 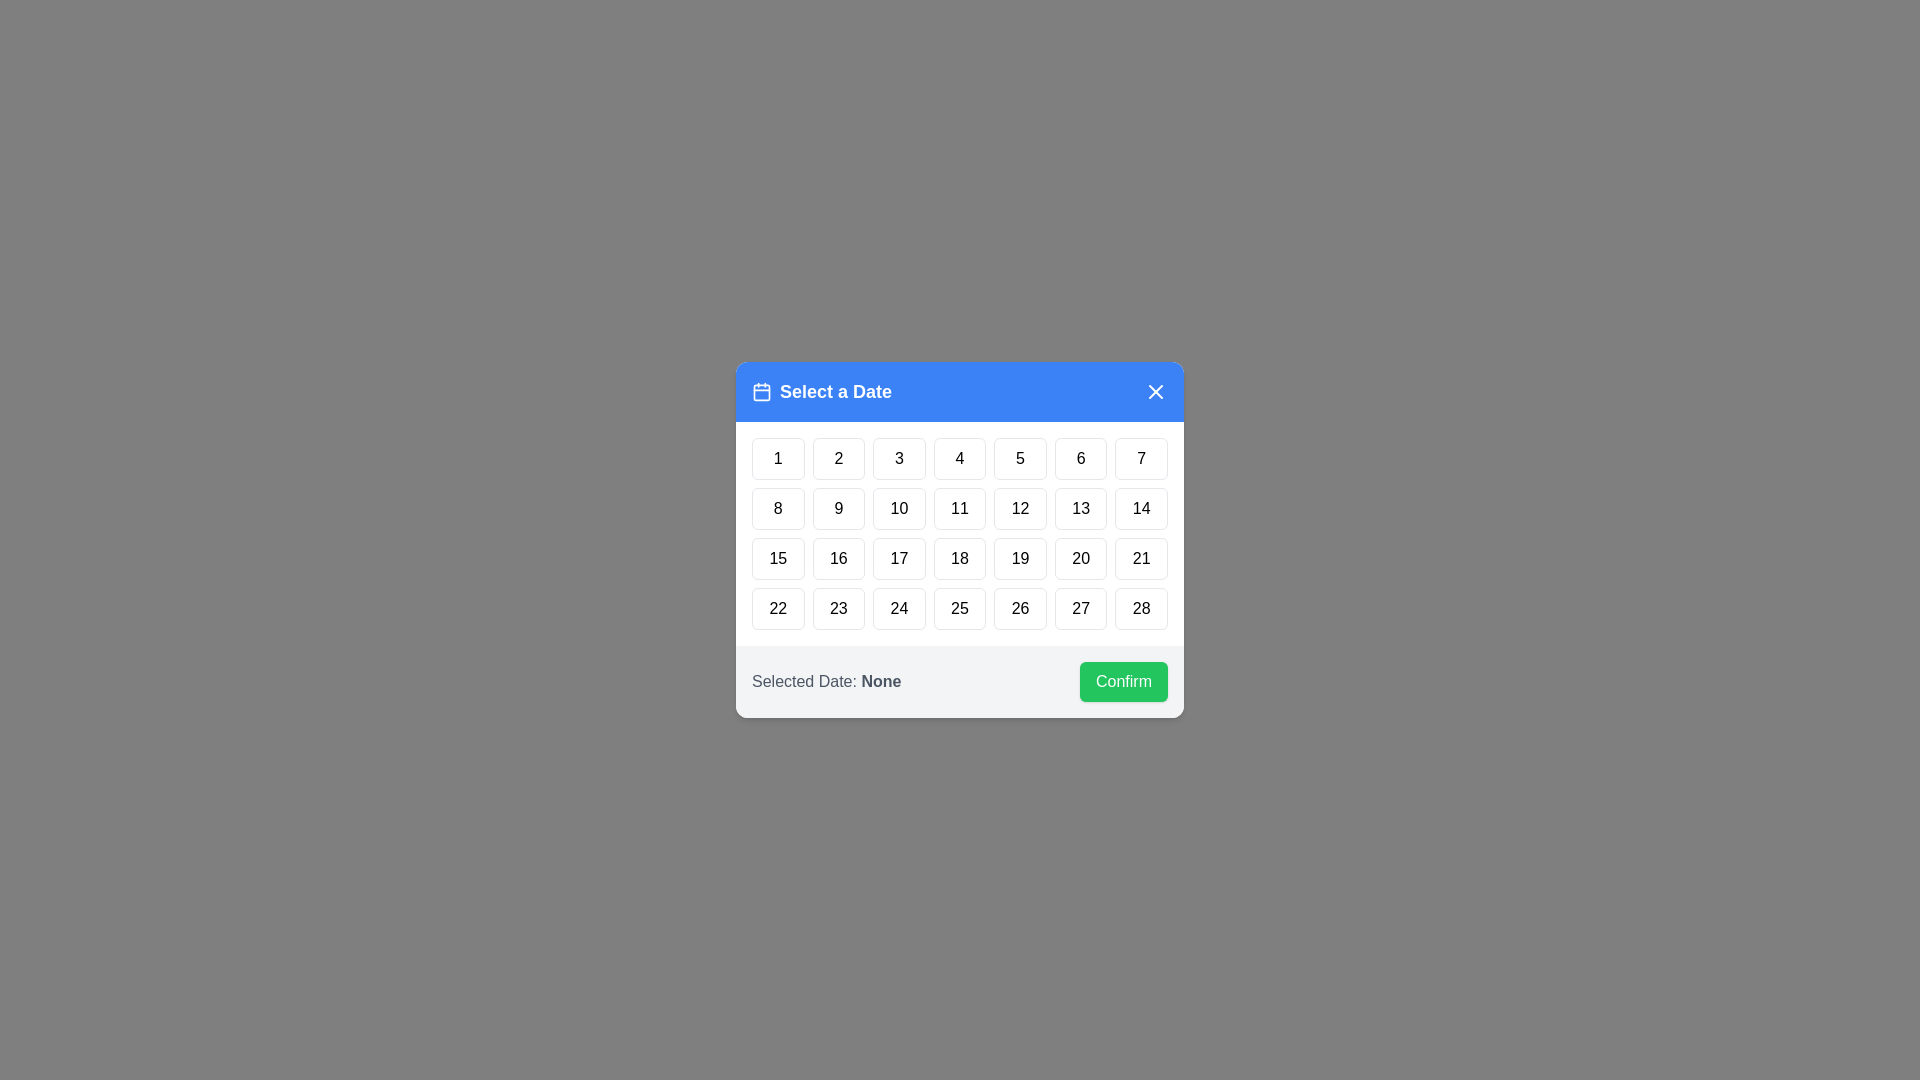 I want to click on the day button labeled 24 to highlight it, so click(x=897, y=608).